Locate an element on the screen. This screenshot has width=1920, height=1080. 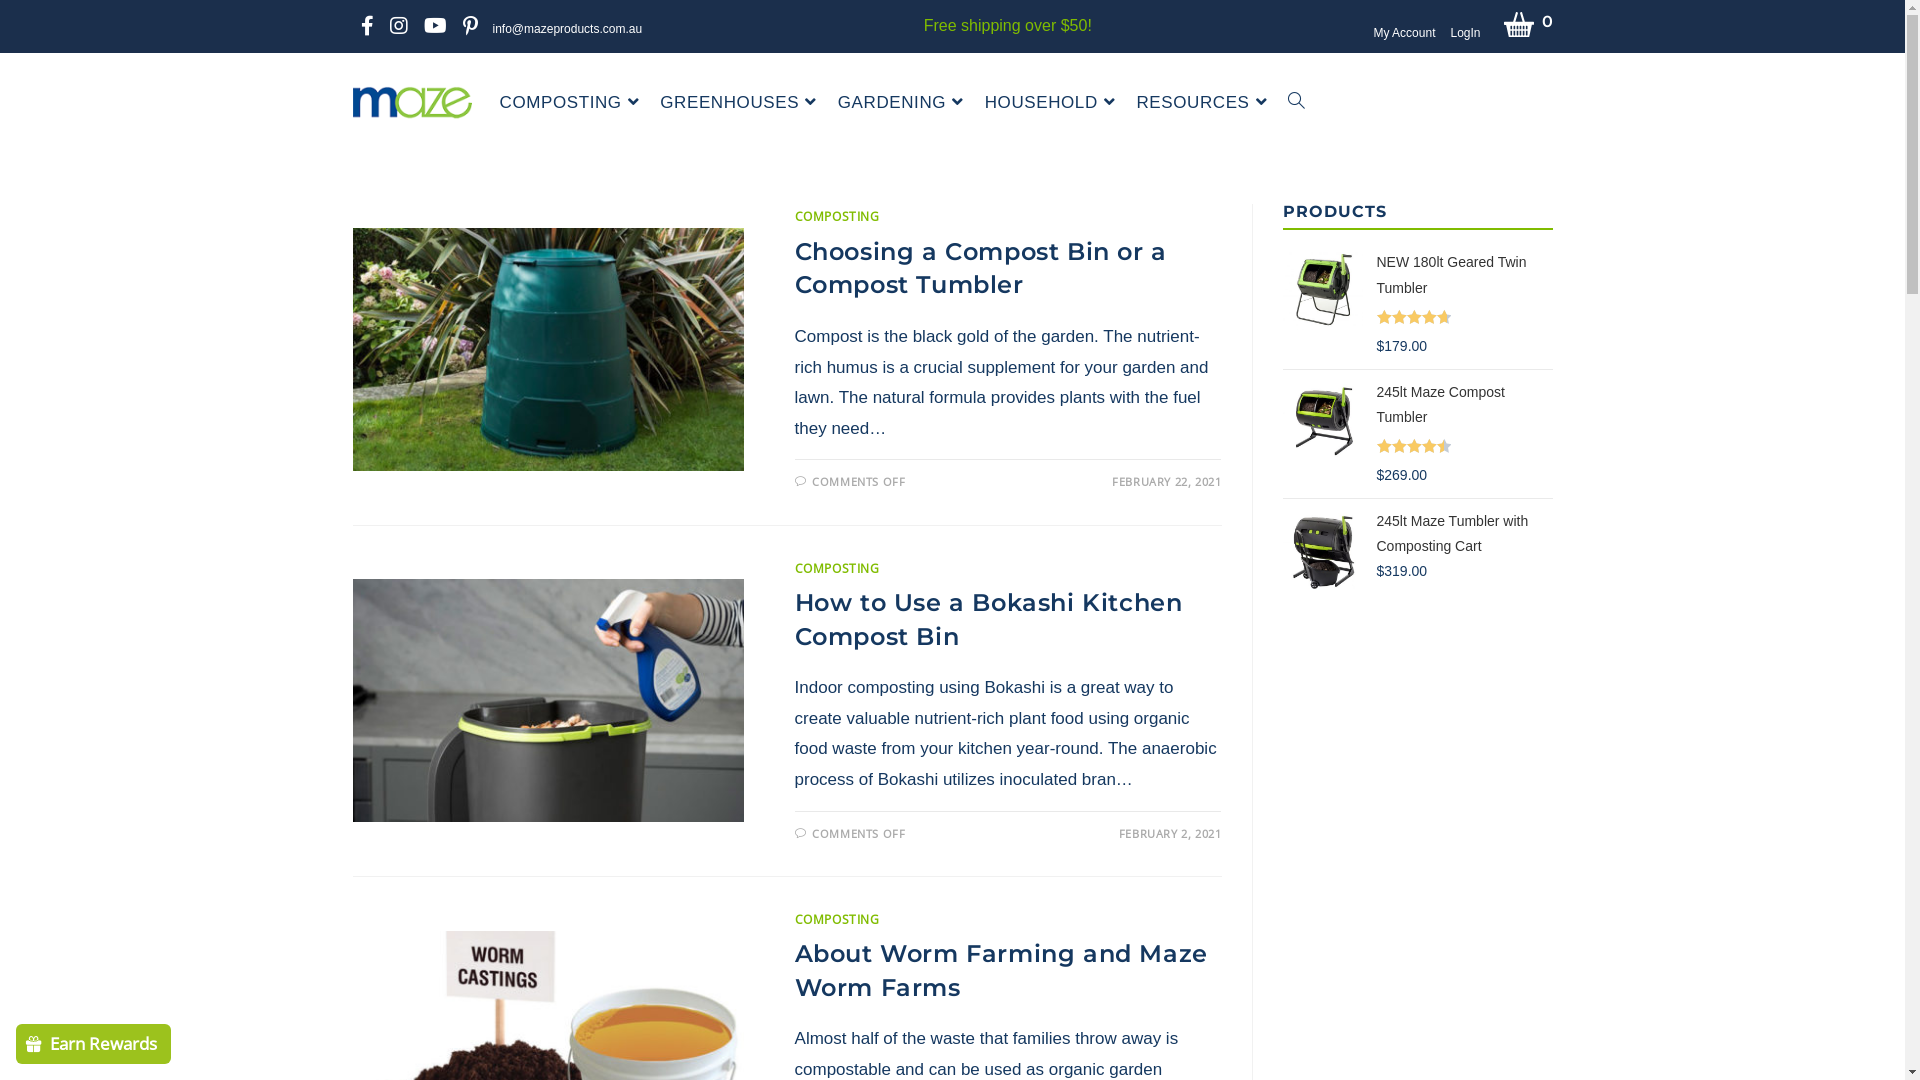
'GARDENING' is located at coordinates (902, 103).